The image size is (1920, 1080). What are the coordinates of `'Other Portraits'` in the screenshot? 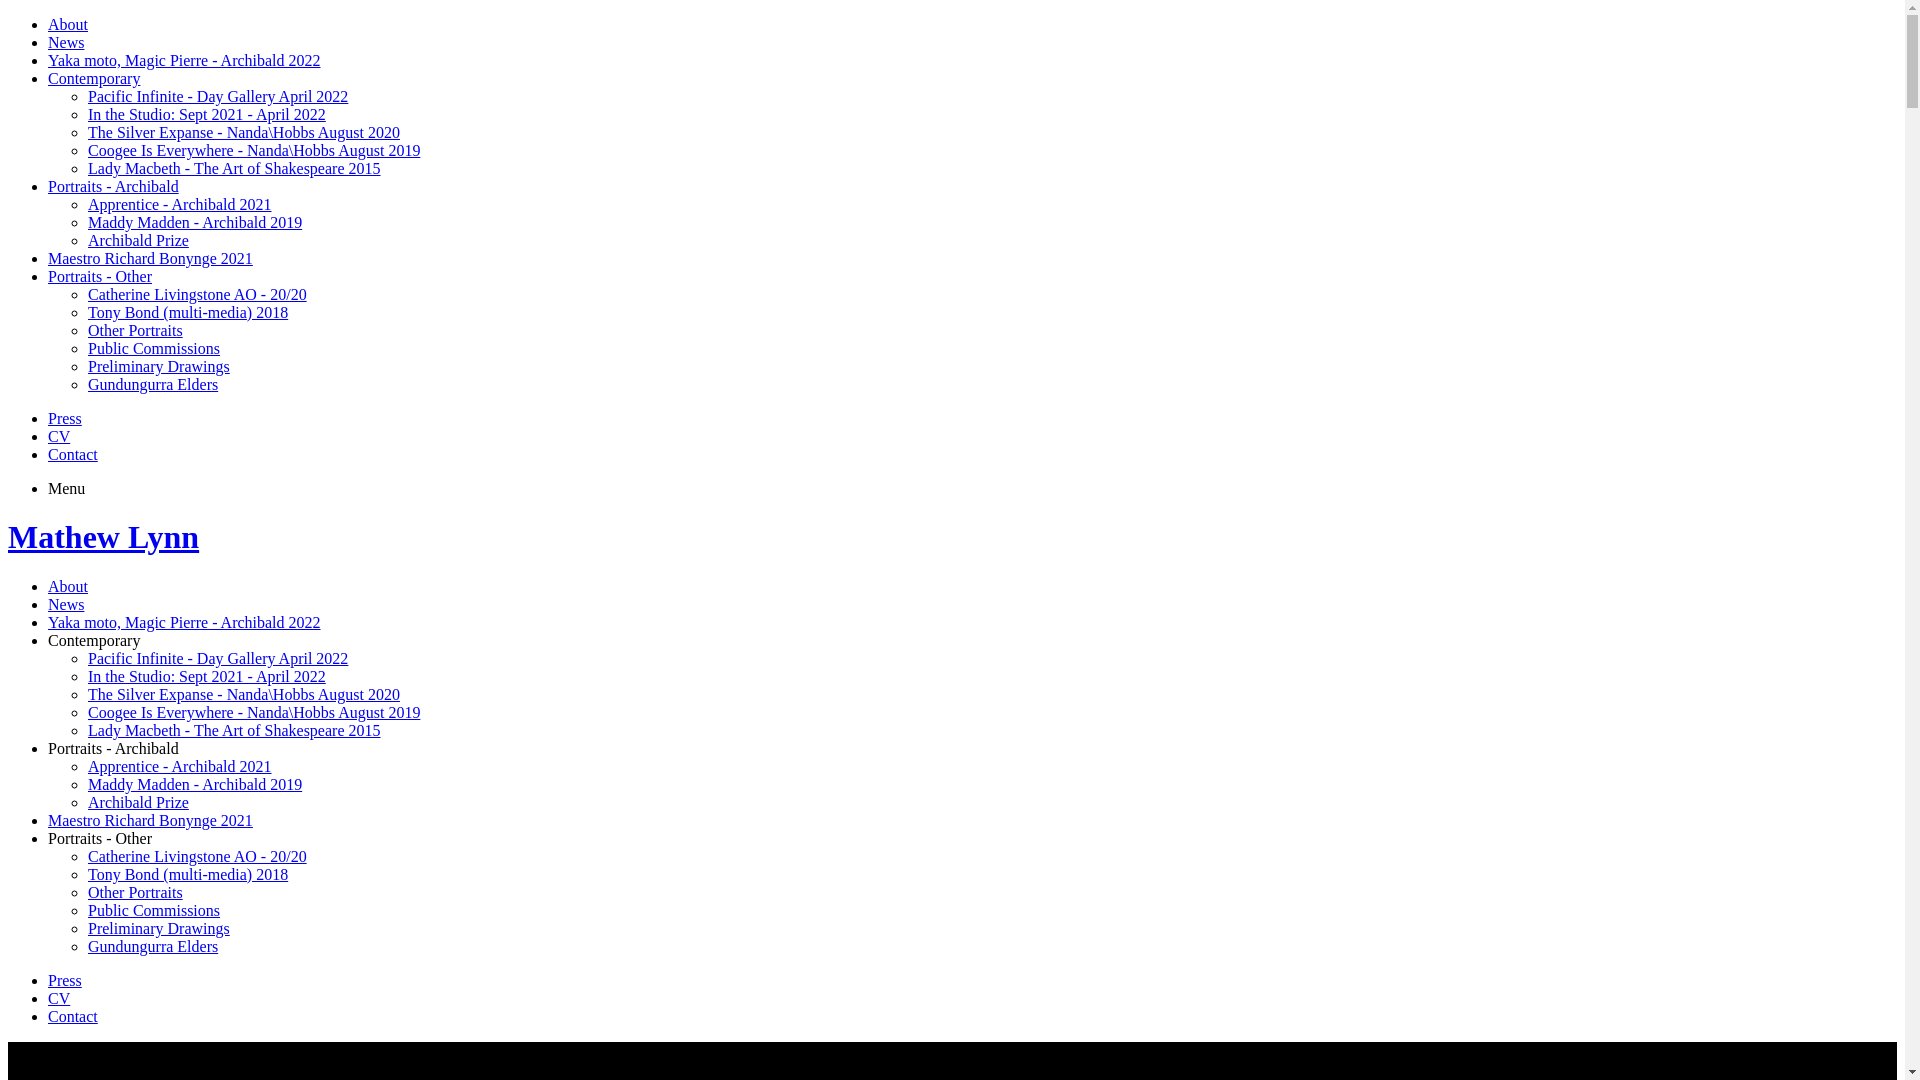 It's located at (86, 891).